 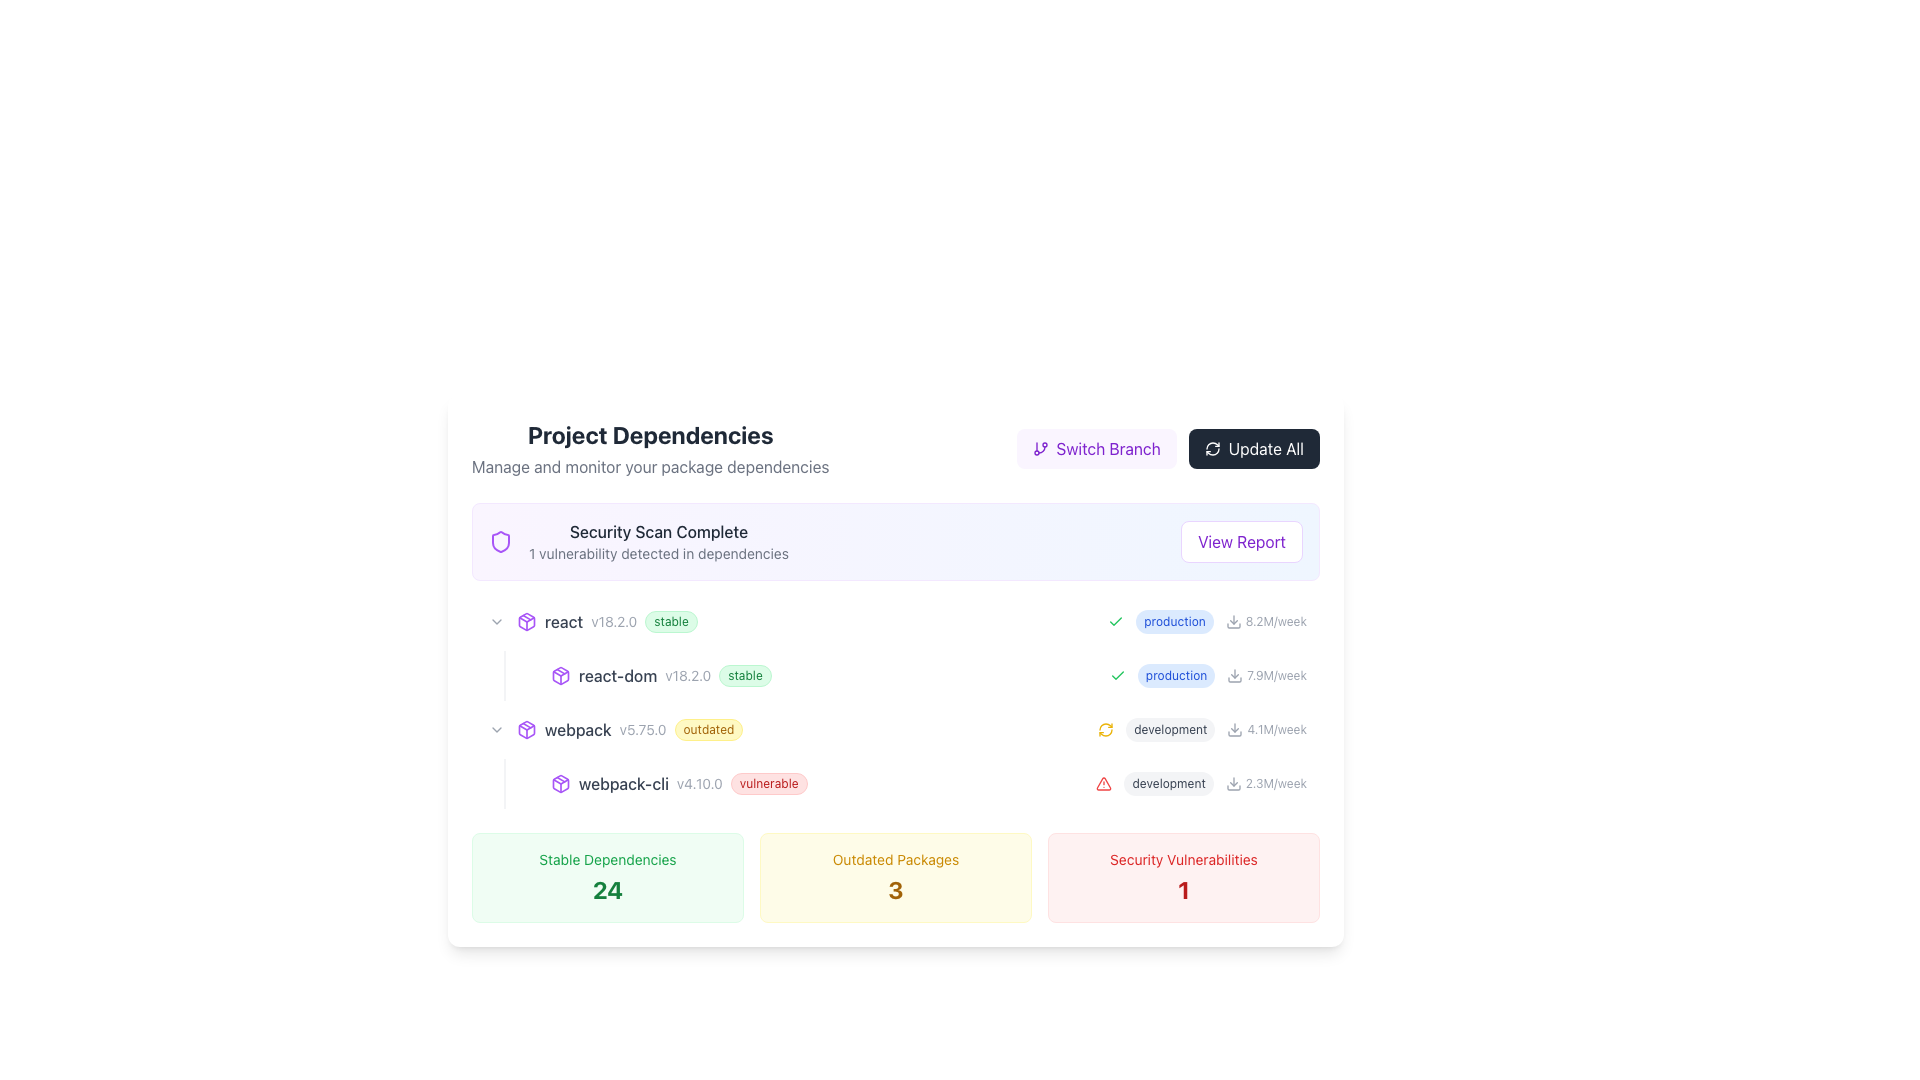 What do you see at coordinates (1232, 782) in the screenshot?
I see `the download icon located on the right-hand side, adjacent to the 'development' label and the '2.3M/week' text` at bounding box center [1232, 782].